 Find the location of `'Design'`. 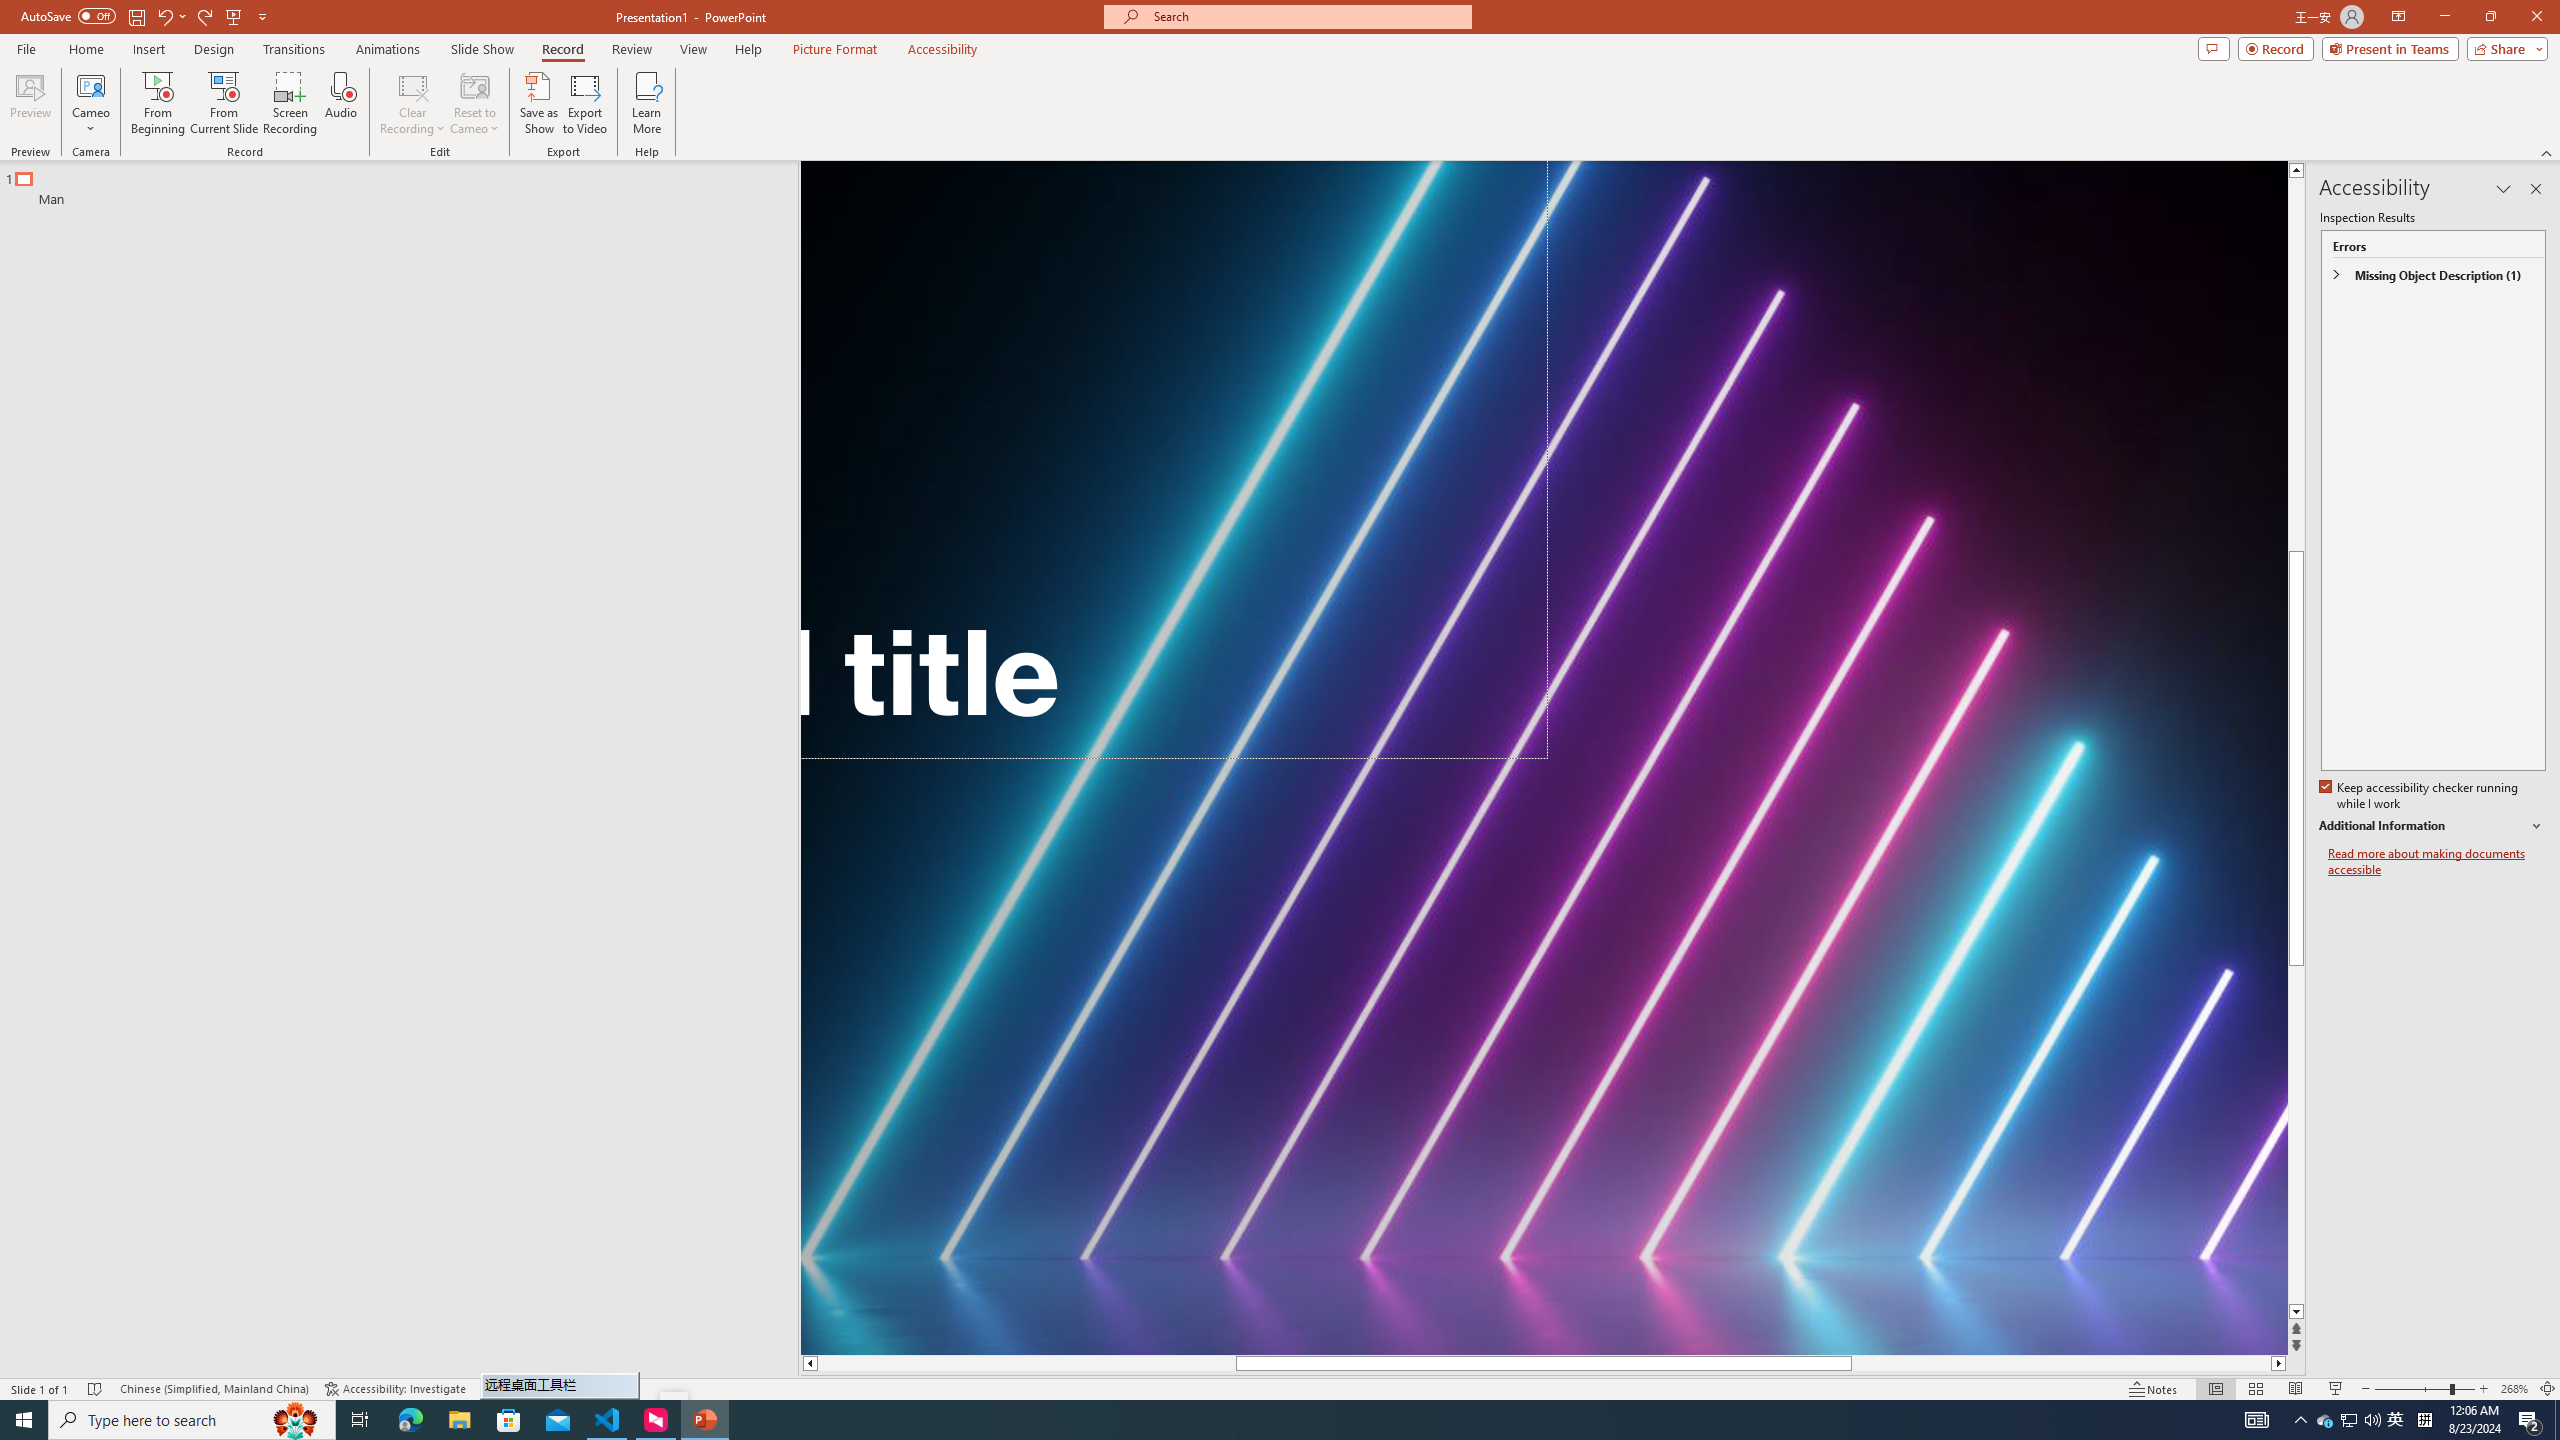

'Design' is located at coordinates (215, 49).